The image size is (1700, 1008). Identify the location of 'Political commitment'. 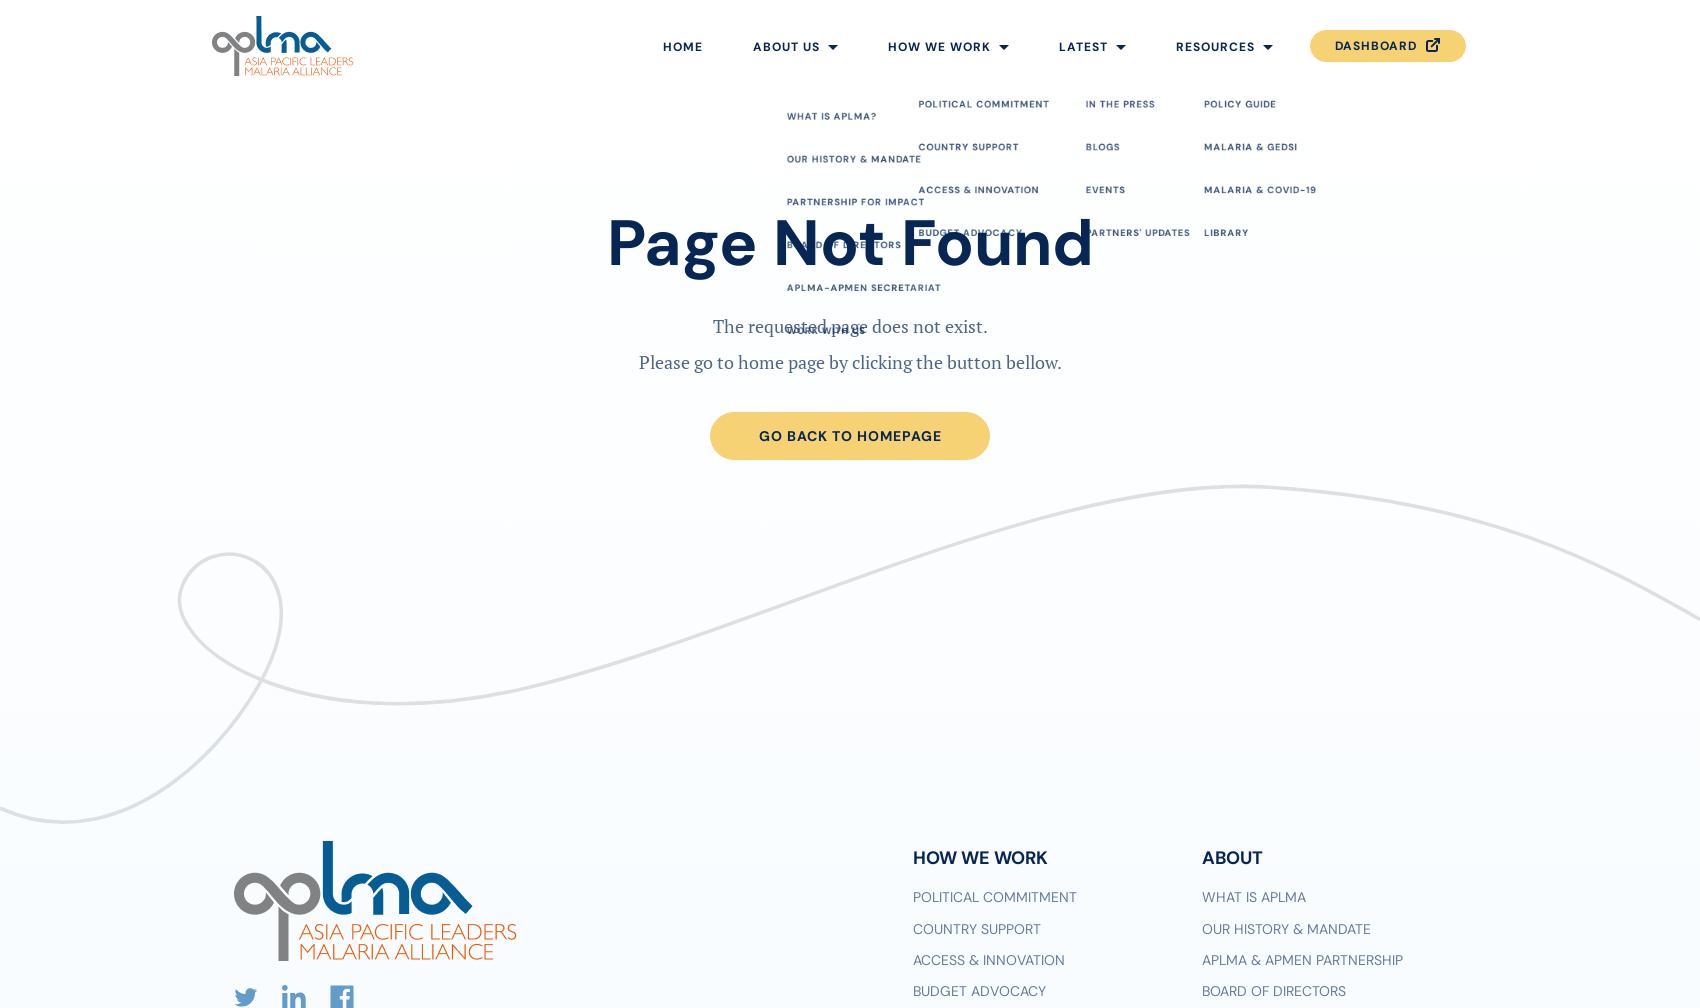
(992, 897).